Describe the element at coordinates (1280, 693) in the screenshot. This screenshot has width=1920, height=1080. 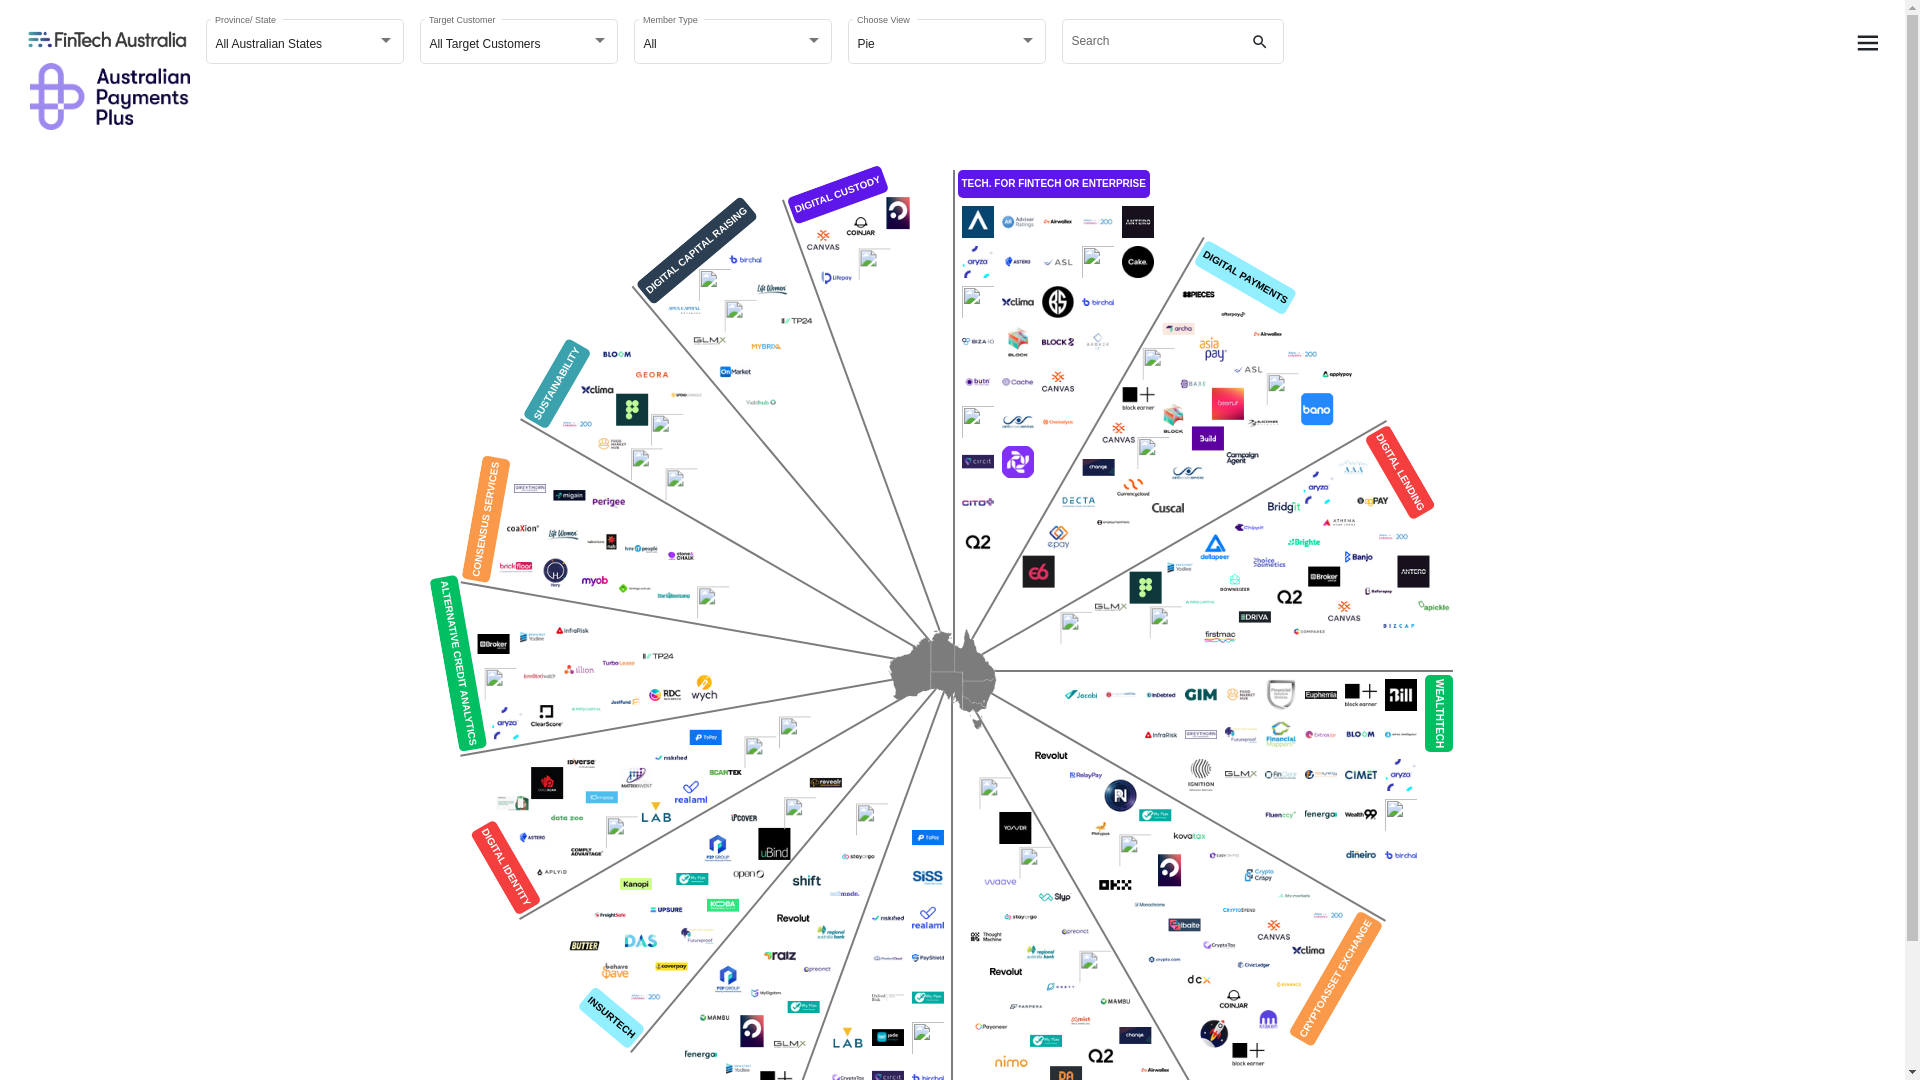
I see `'Financial Advice Online (Plencore Wealth Ltd)'` at that location.